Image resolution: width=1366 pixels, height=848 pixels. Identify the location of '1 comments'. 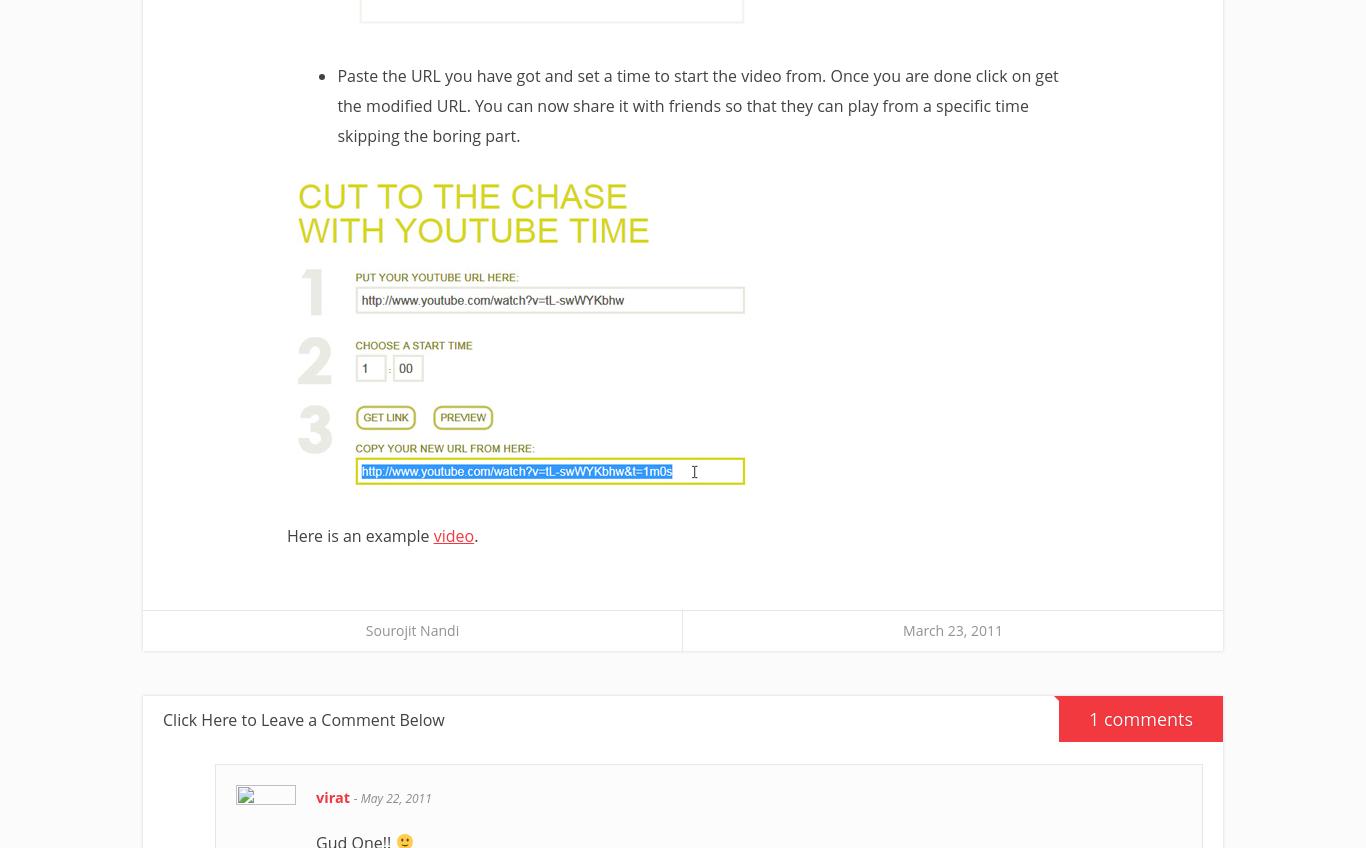
(1141, 718).